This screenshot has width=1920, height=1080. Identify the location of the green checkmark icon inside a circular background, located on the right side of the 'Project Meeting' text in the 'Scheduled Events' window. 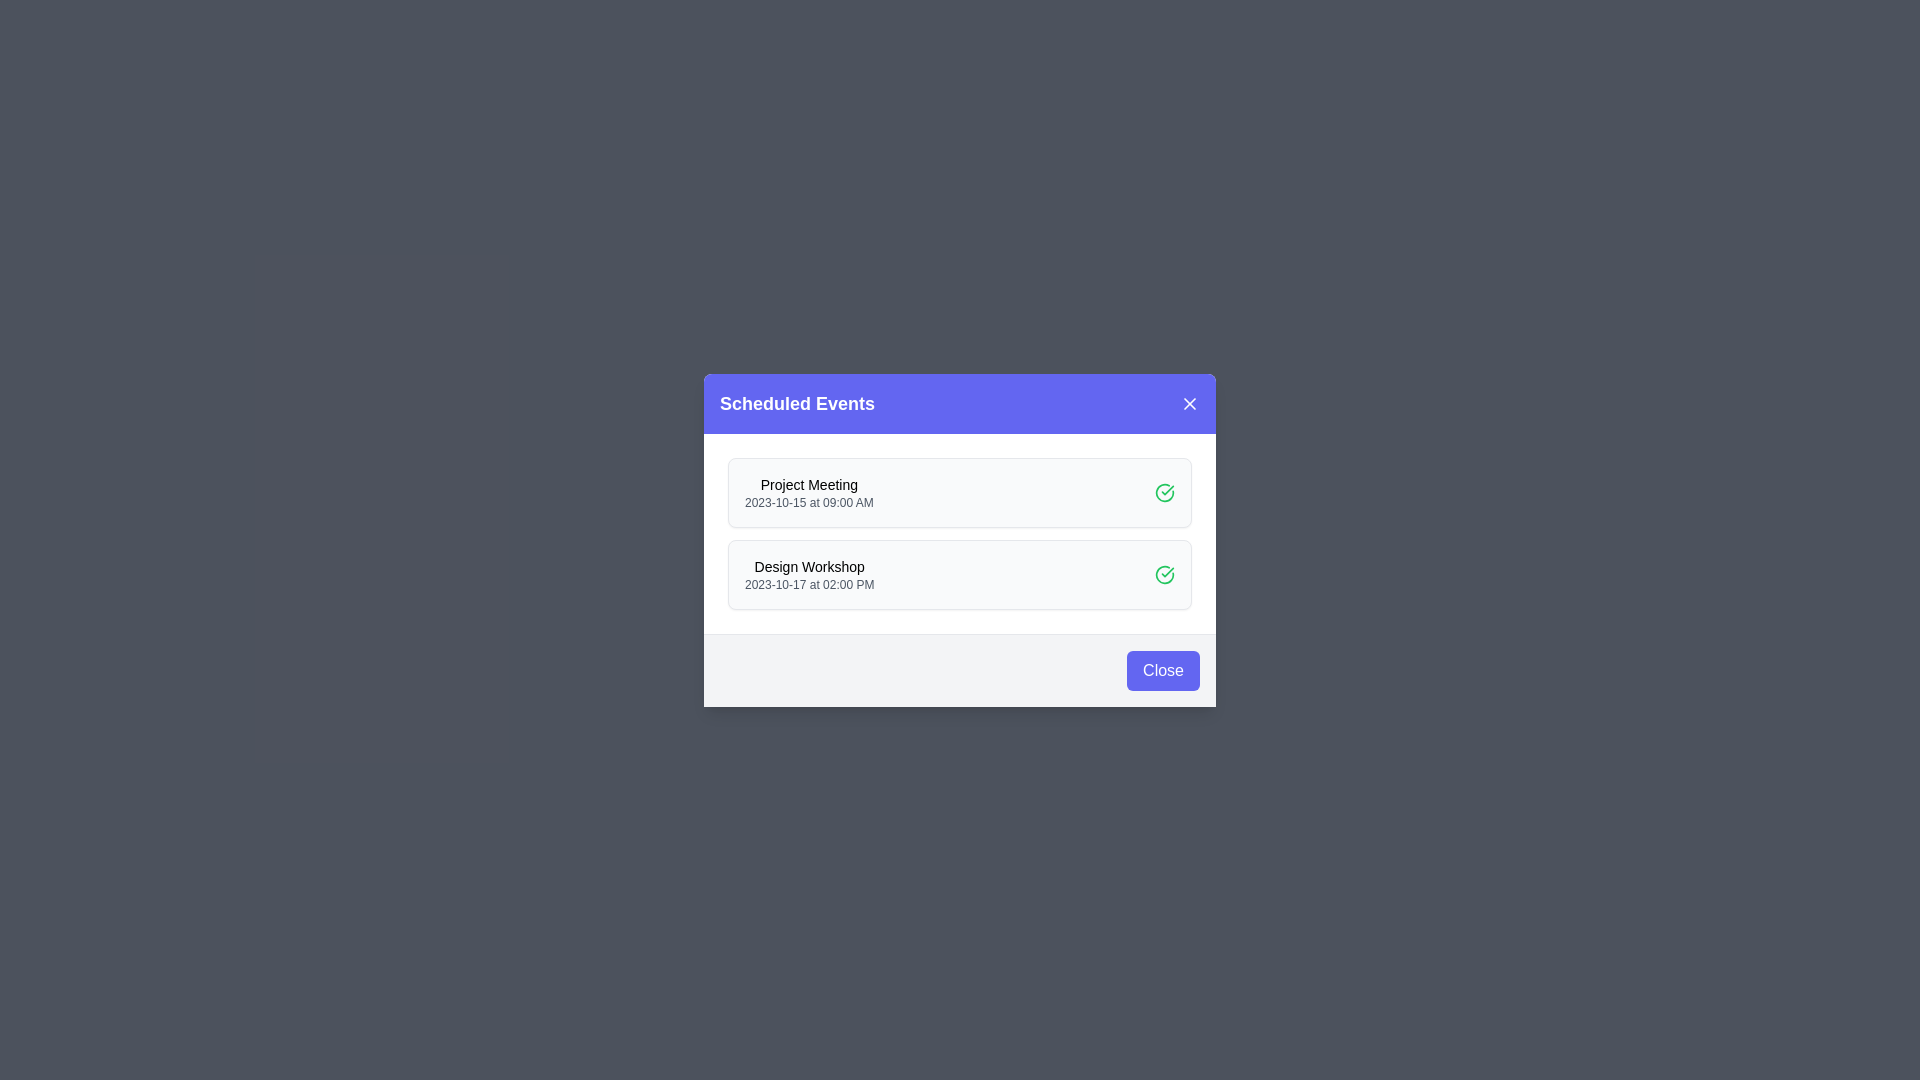
(1165, 574).